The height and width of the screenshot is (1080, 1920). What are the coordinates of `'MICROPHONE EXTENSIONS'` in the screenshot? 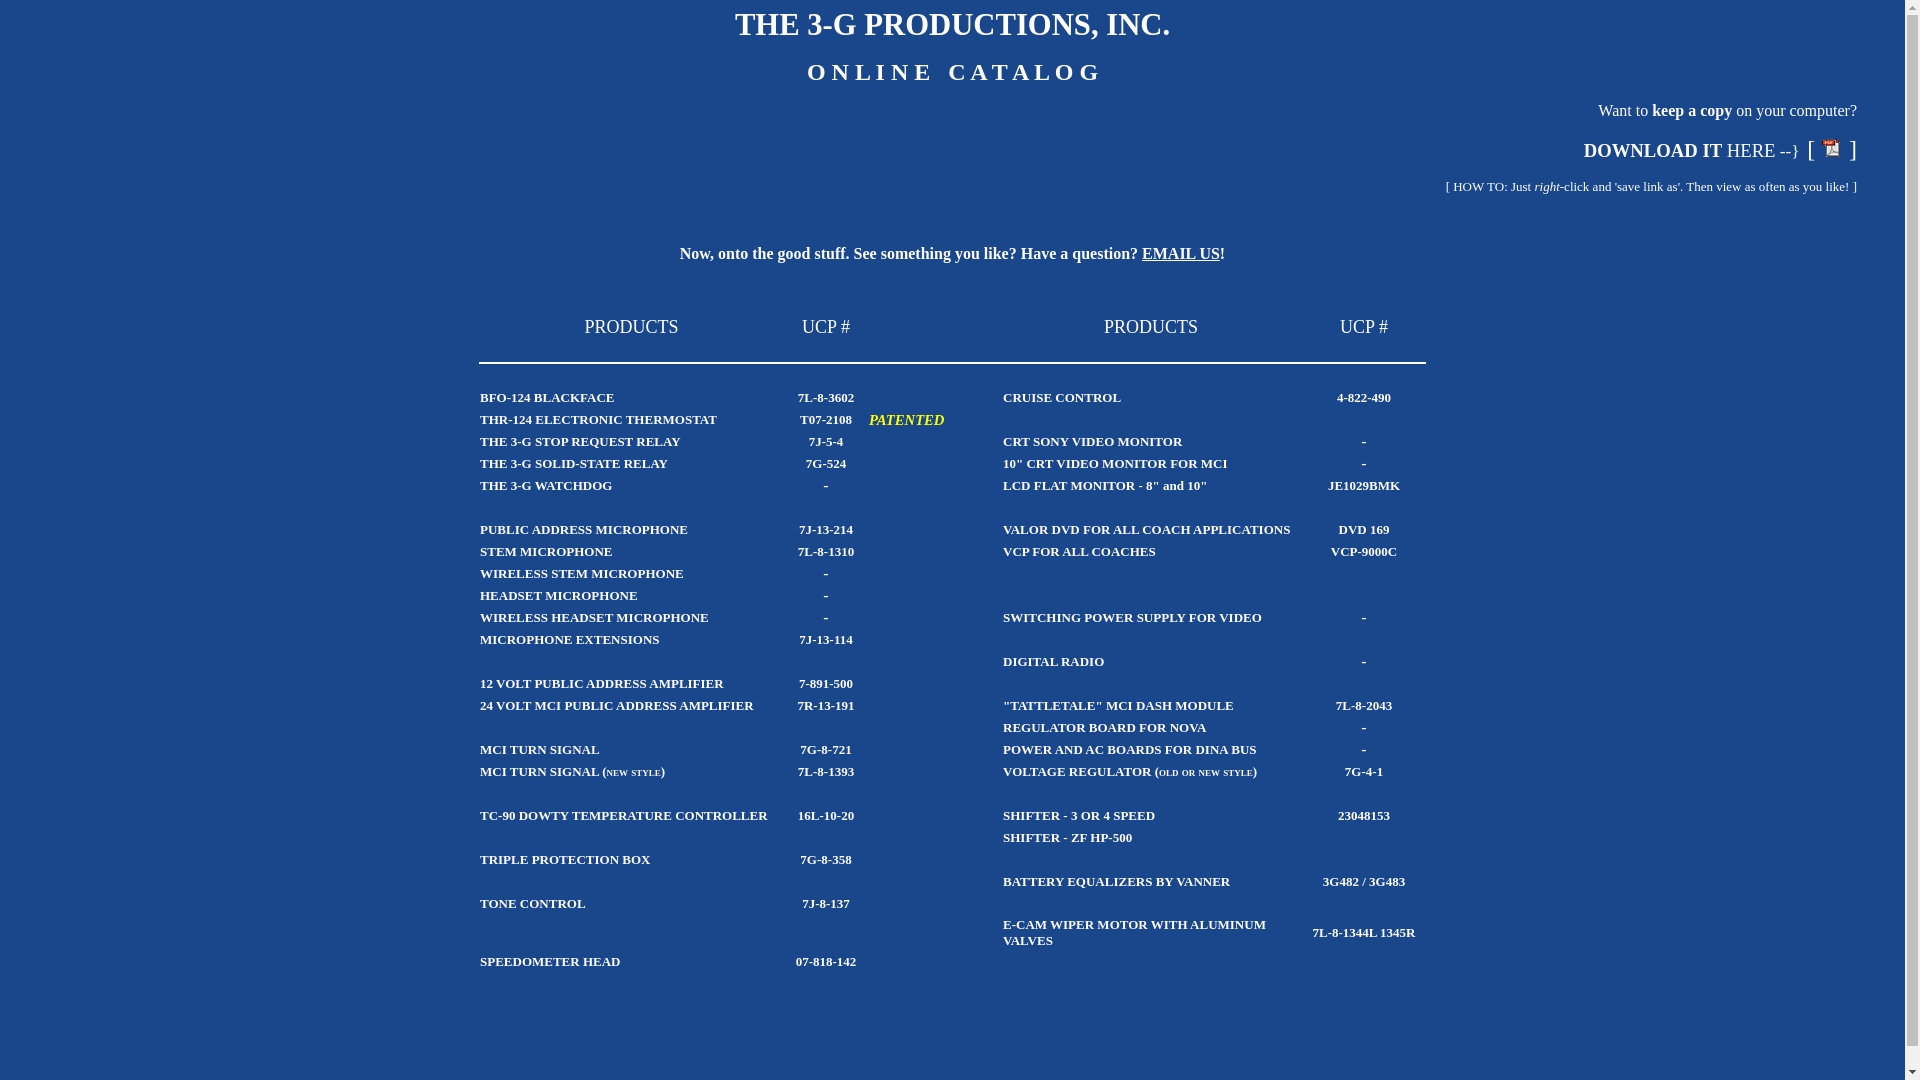 It's located at (569, 639).